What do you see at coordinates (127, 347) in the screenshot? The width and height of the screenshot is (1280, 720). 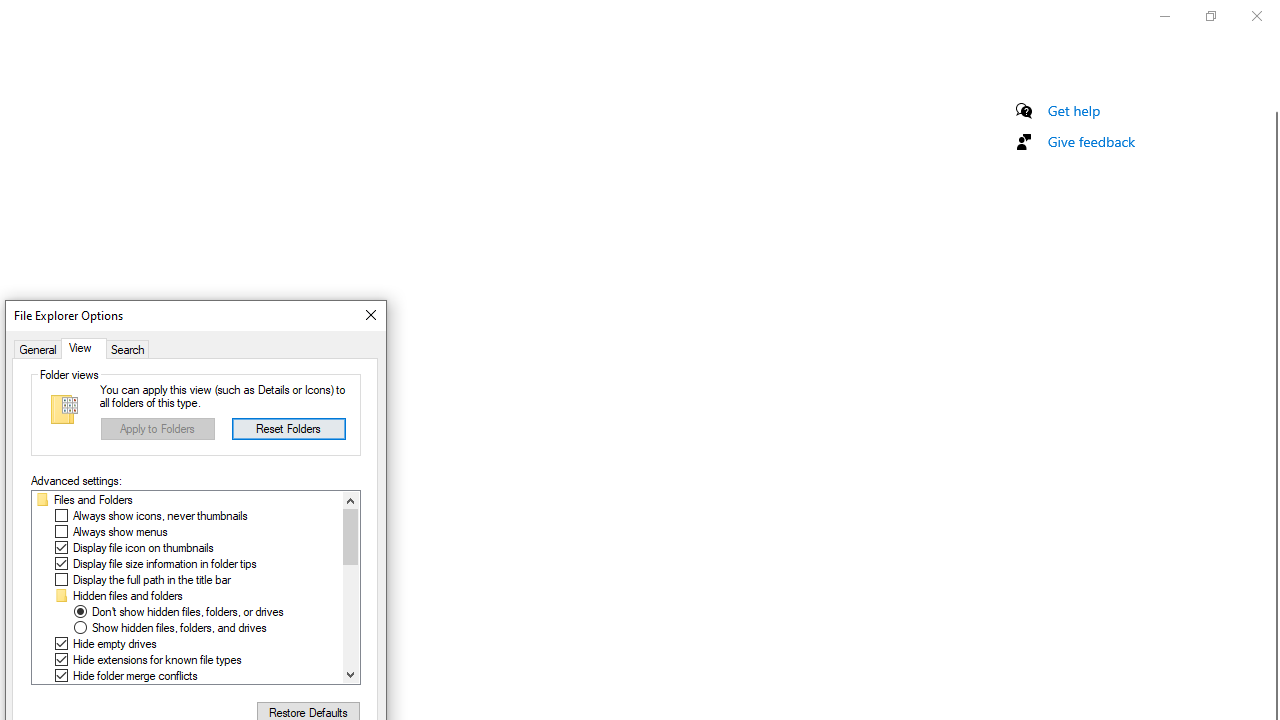 I see `'Search'` at bounding box center [127, 347].